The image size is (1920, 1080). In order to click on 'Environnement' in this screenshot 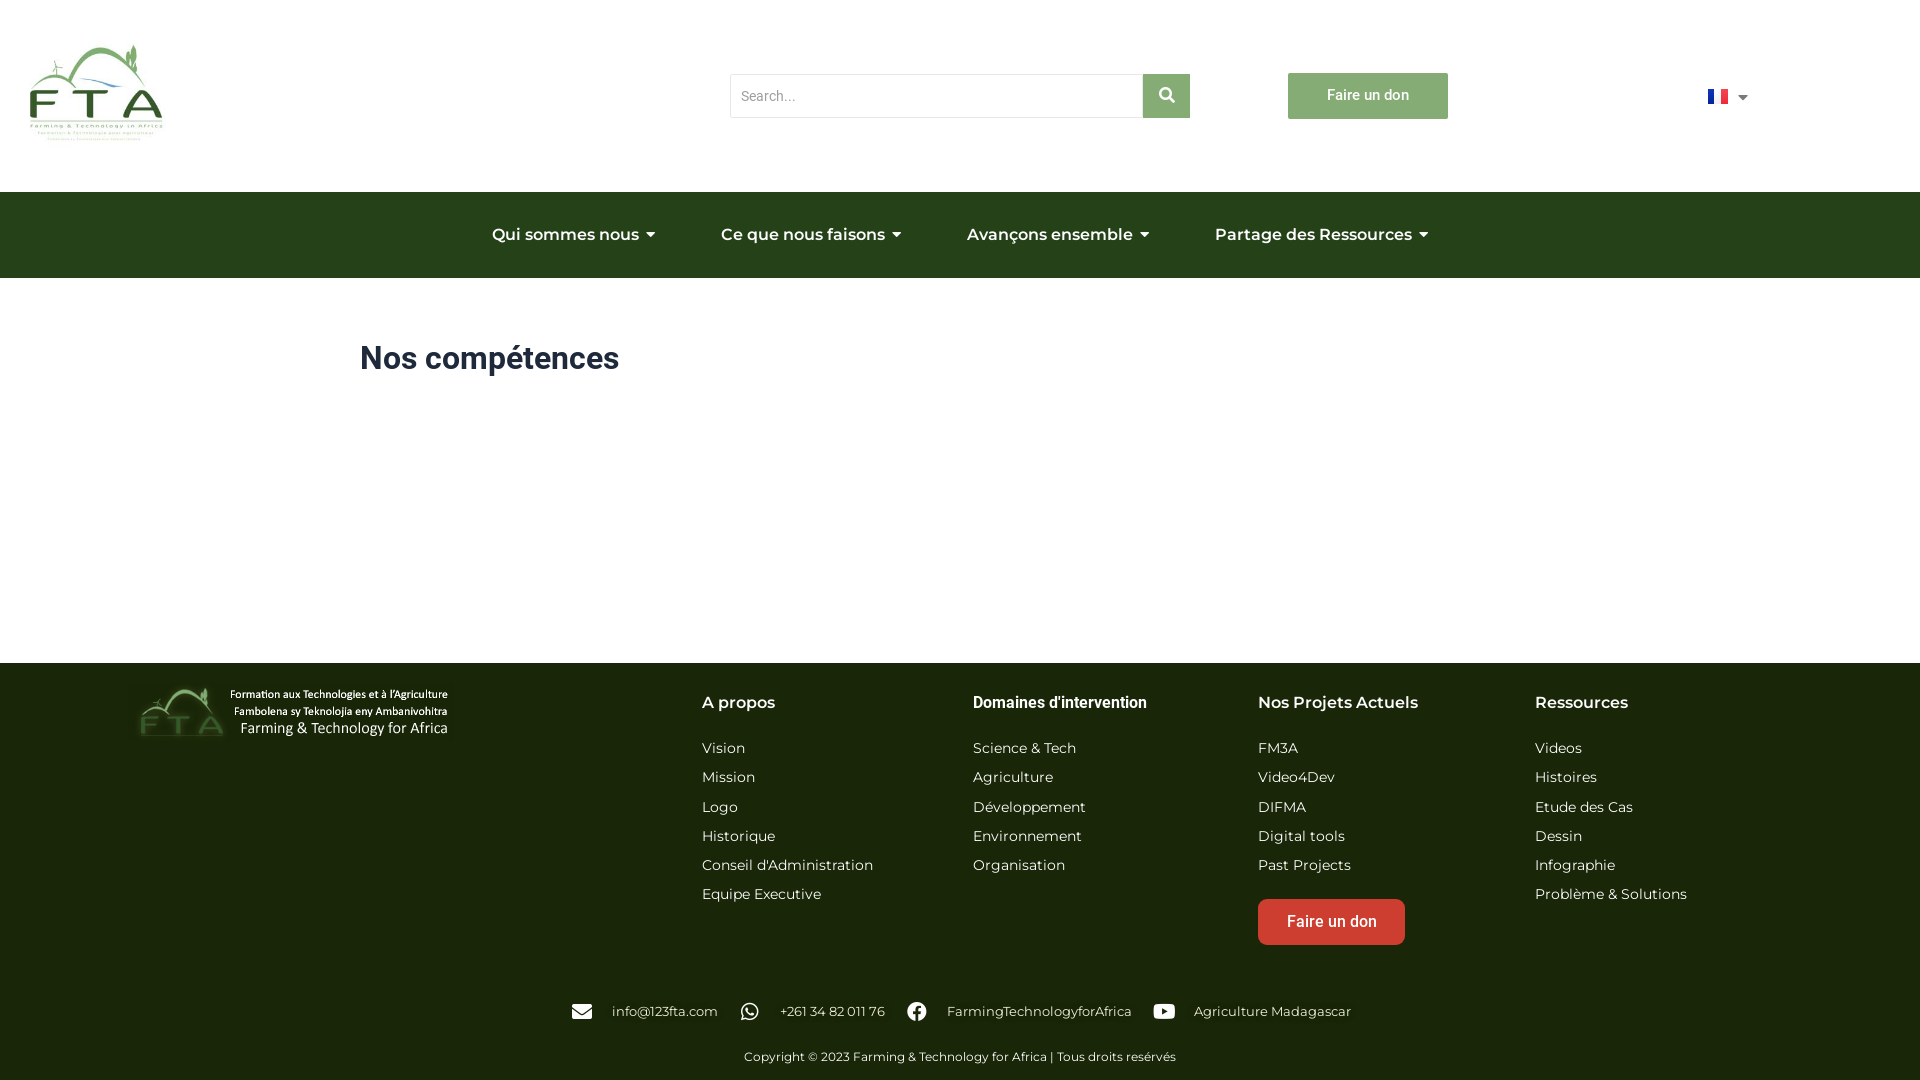, I will do `click(1027, 837)`.